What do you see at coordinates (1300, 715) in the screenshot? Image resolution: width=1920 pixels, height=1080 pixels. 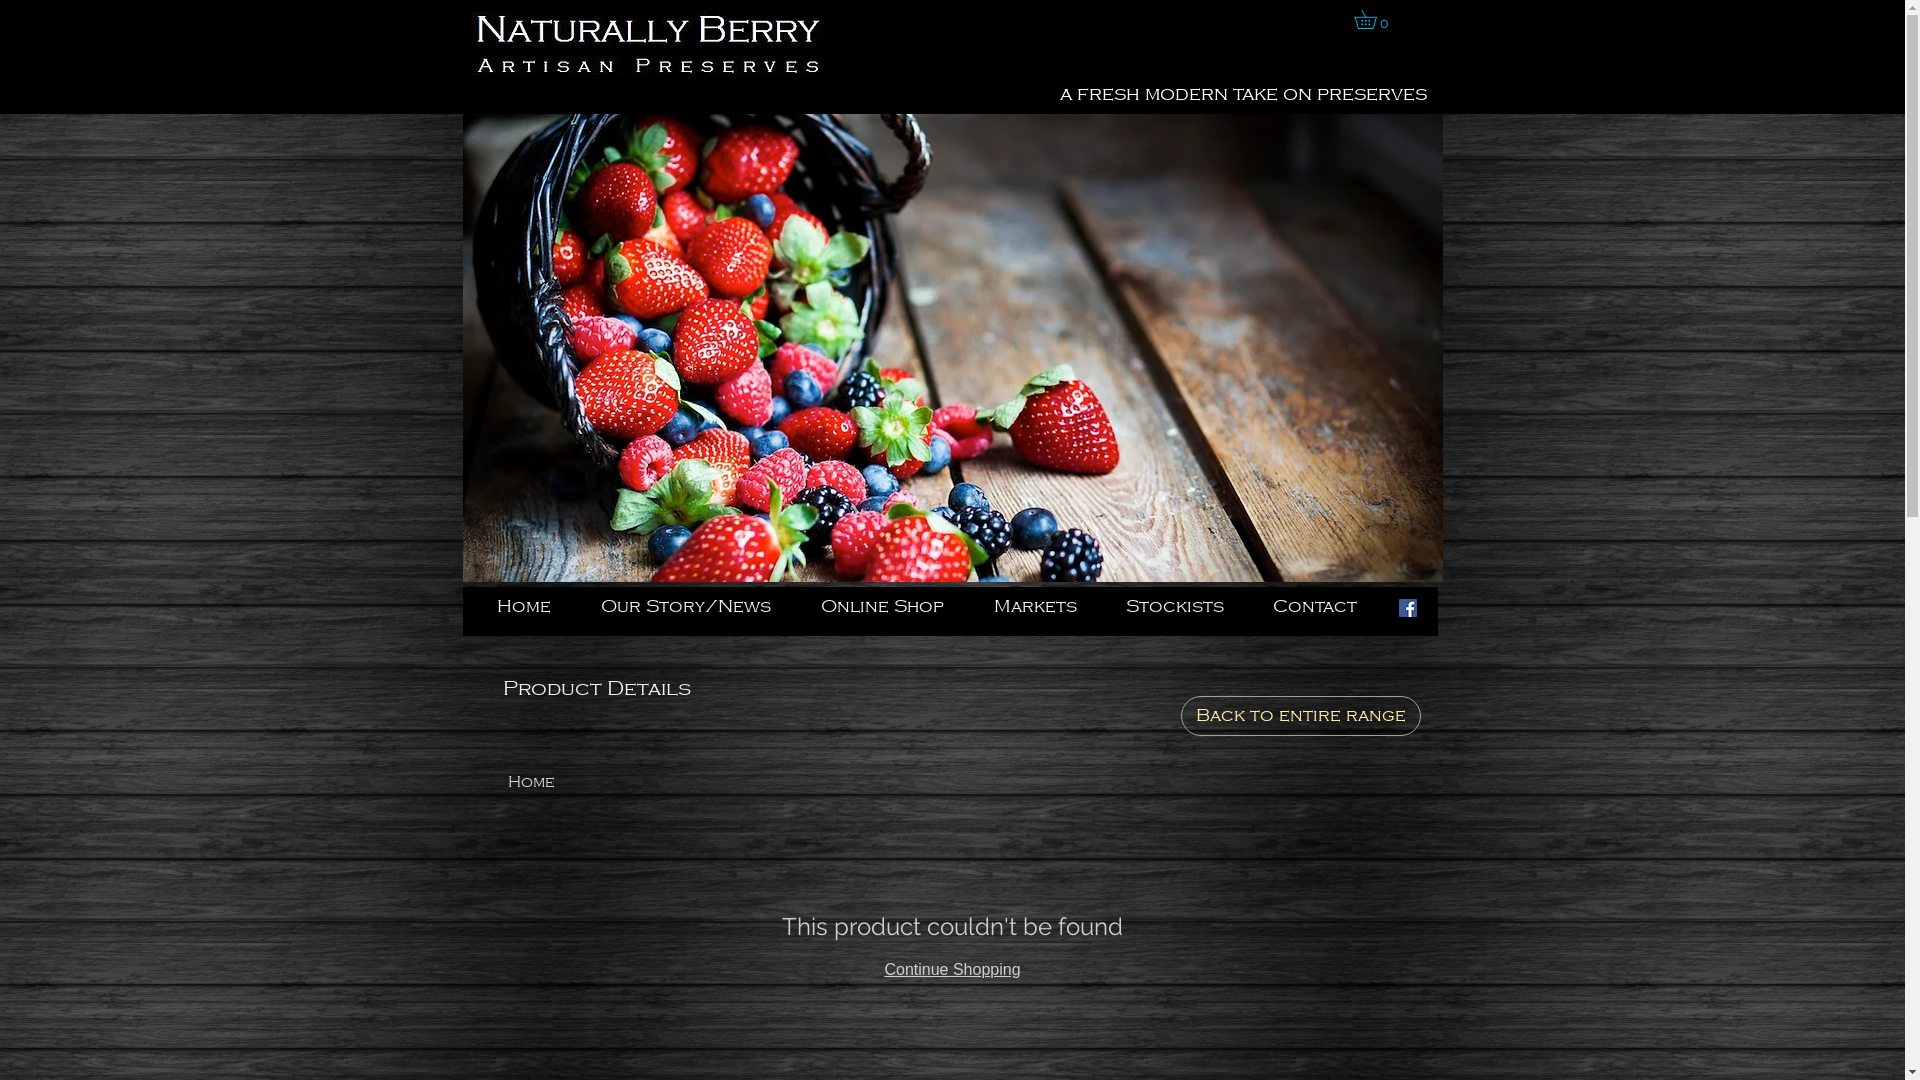 I see `'Back to entire range'` at bounding box center [1300, 715].